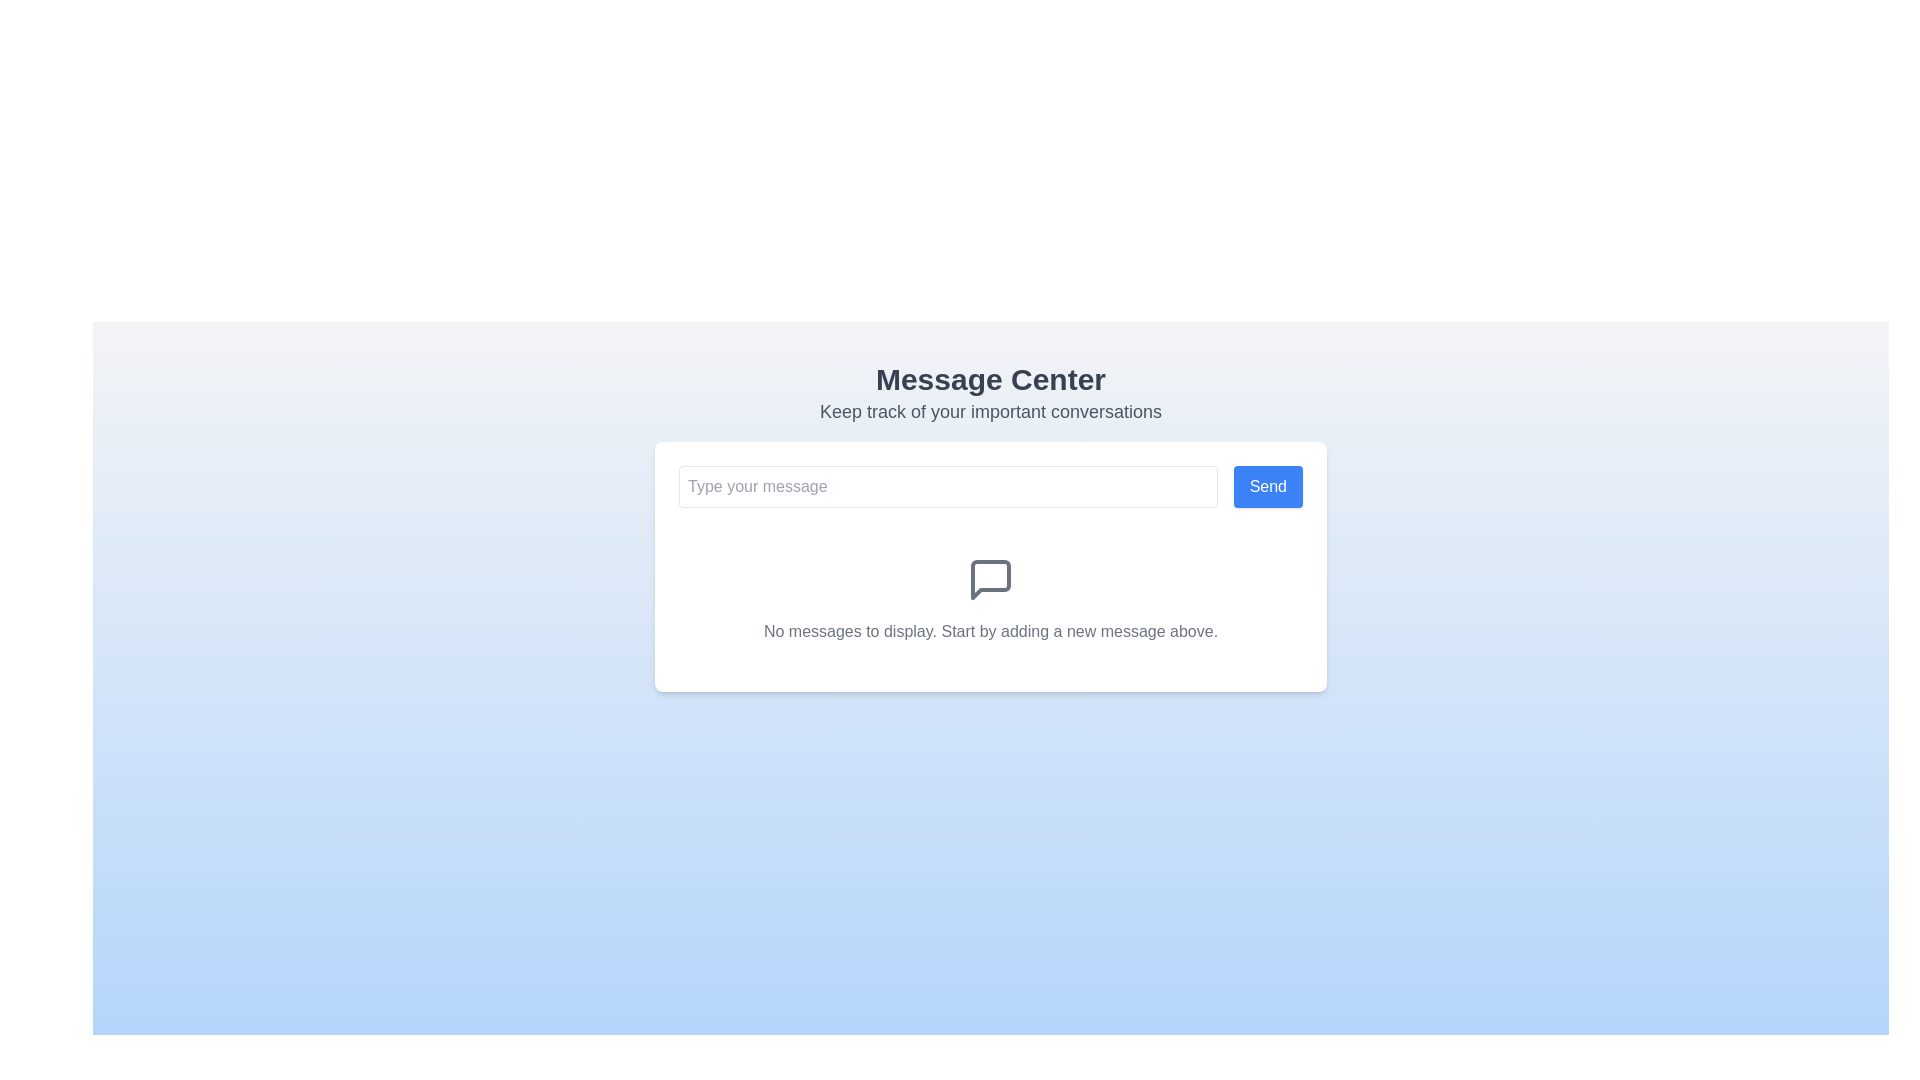 This screenshot has height=1080, width=1920. I want to click on the Text Input Field located in the upper section of the light blue card area to enable text entry, so click(947, 486).